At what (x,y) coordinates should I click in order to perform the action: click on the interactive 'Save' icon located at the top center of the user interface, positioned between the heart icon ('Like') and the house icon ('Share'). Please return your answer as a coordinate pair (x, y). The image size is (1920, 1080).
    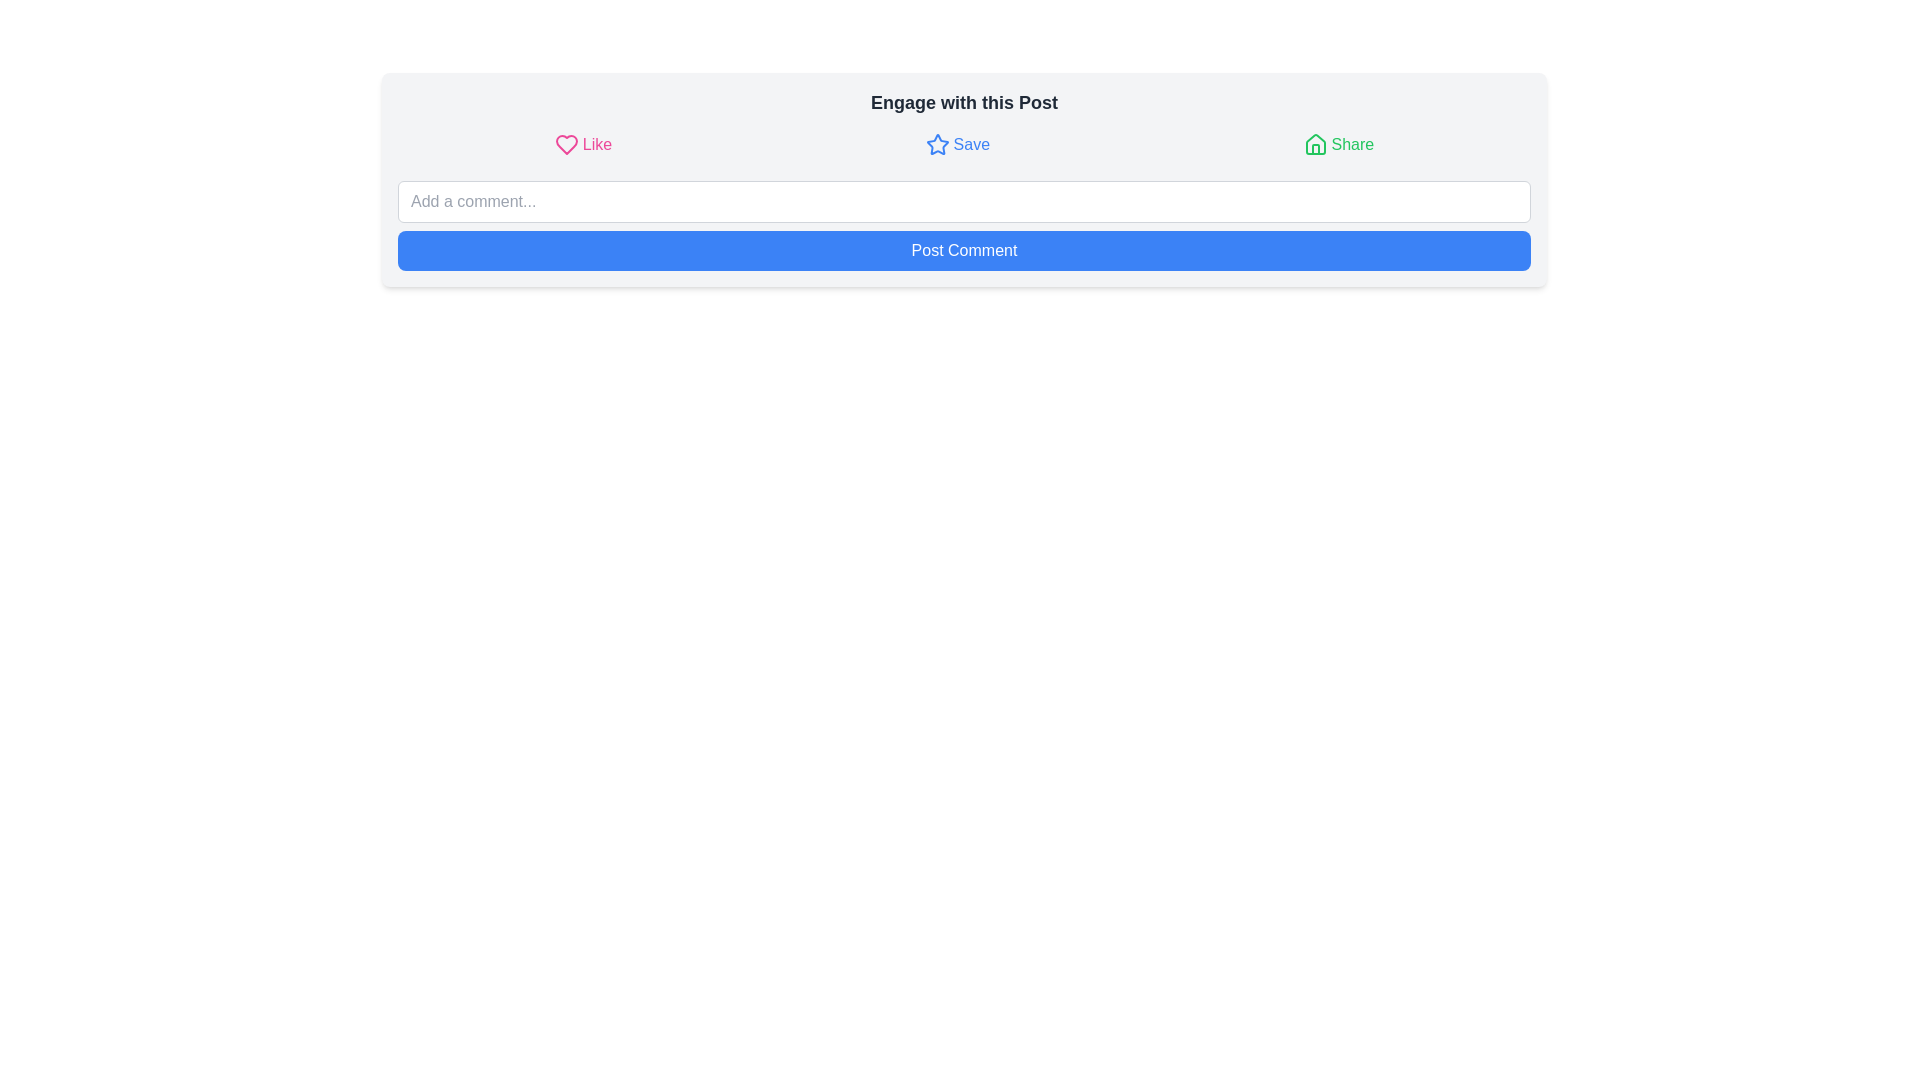
    Looking at the image, I should click on (936, 143).